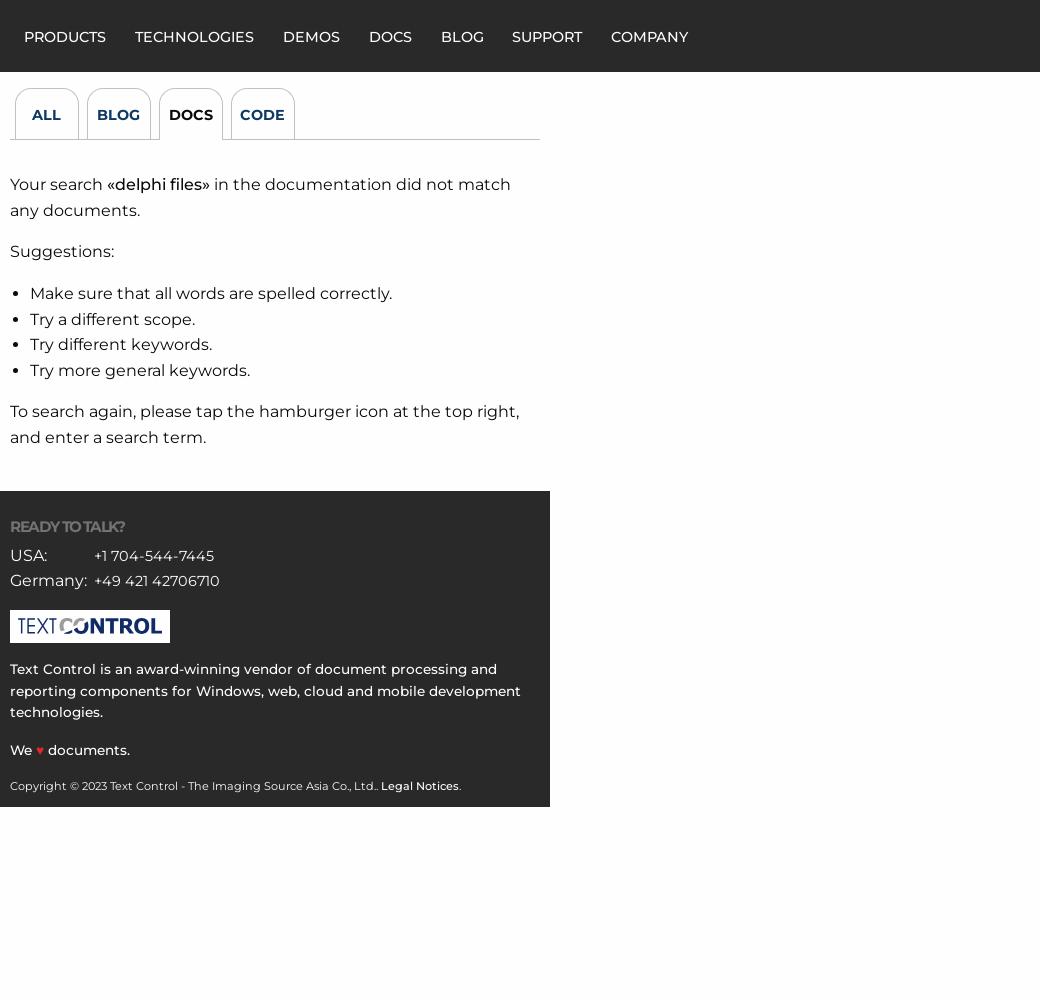  I want to click on 'Try more general keywords.', so click(139, 368).